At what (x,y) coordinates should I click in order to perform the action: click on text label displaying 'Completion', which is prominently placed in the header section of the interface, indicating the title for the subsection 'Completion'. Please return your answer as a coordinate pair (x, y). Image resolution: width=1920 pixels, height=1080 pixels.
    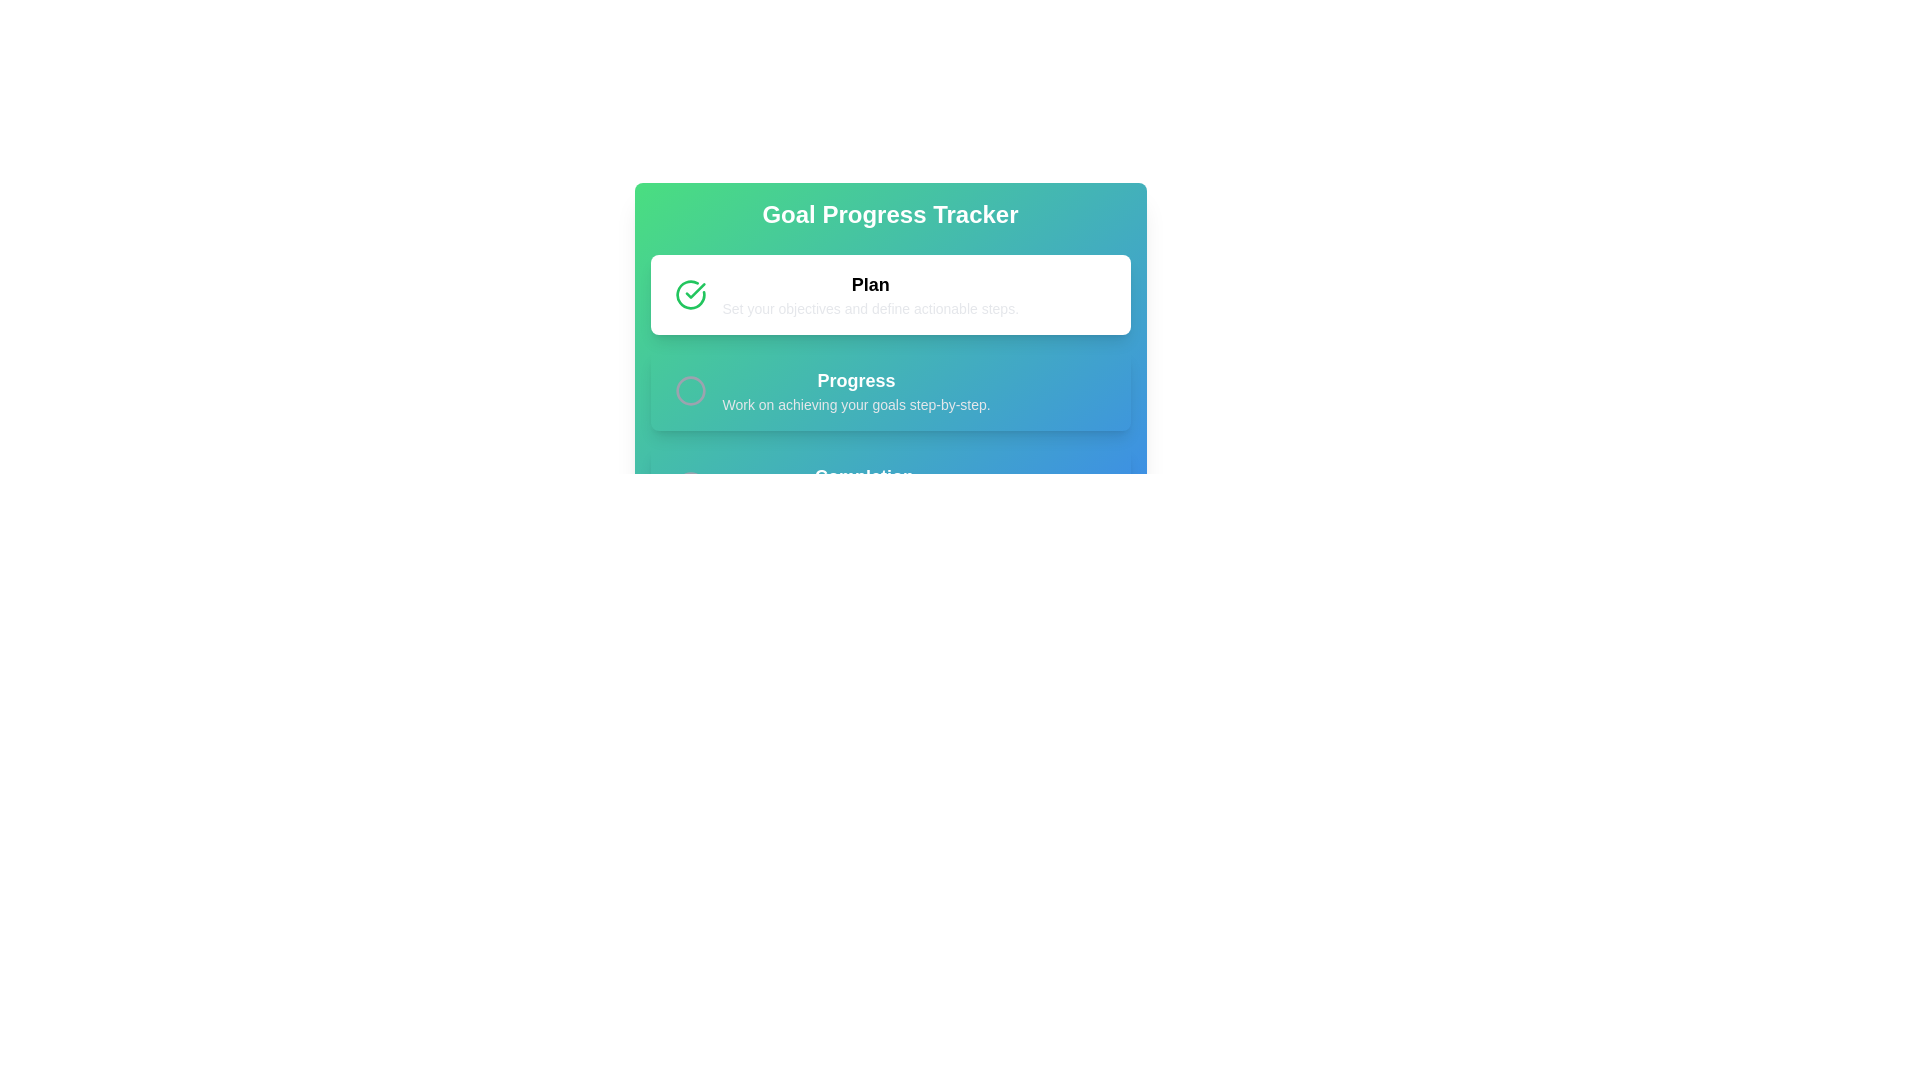
    Looking at the image, I should click on (864, 477).